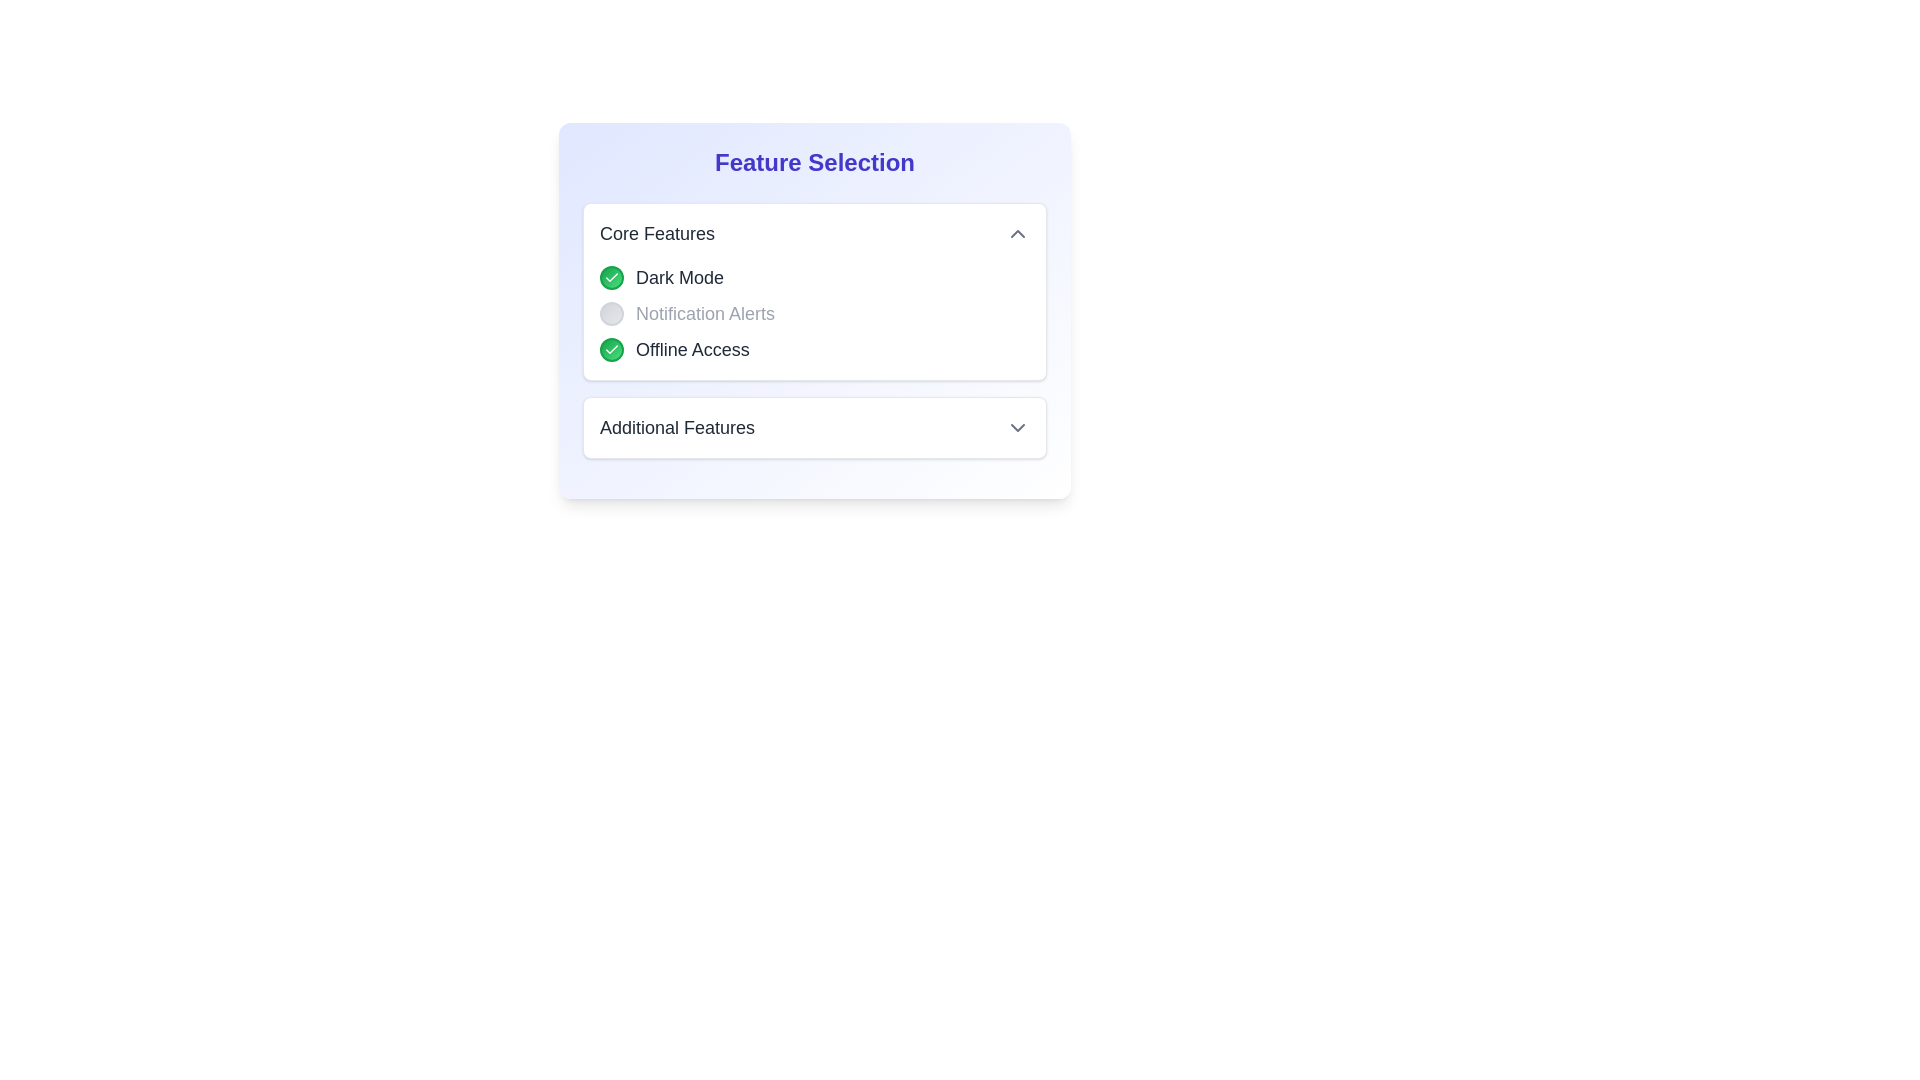 The width and height of the screenshot is (1920, 1080). Describe the element at coordinates (692, 349) in the screenshot. I see `the 'Offline Access' text label, which is the third item in the 'Core Features' section and is adjacent to a green circular icon with a white checkmark` at that location.